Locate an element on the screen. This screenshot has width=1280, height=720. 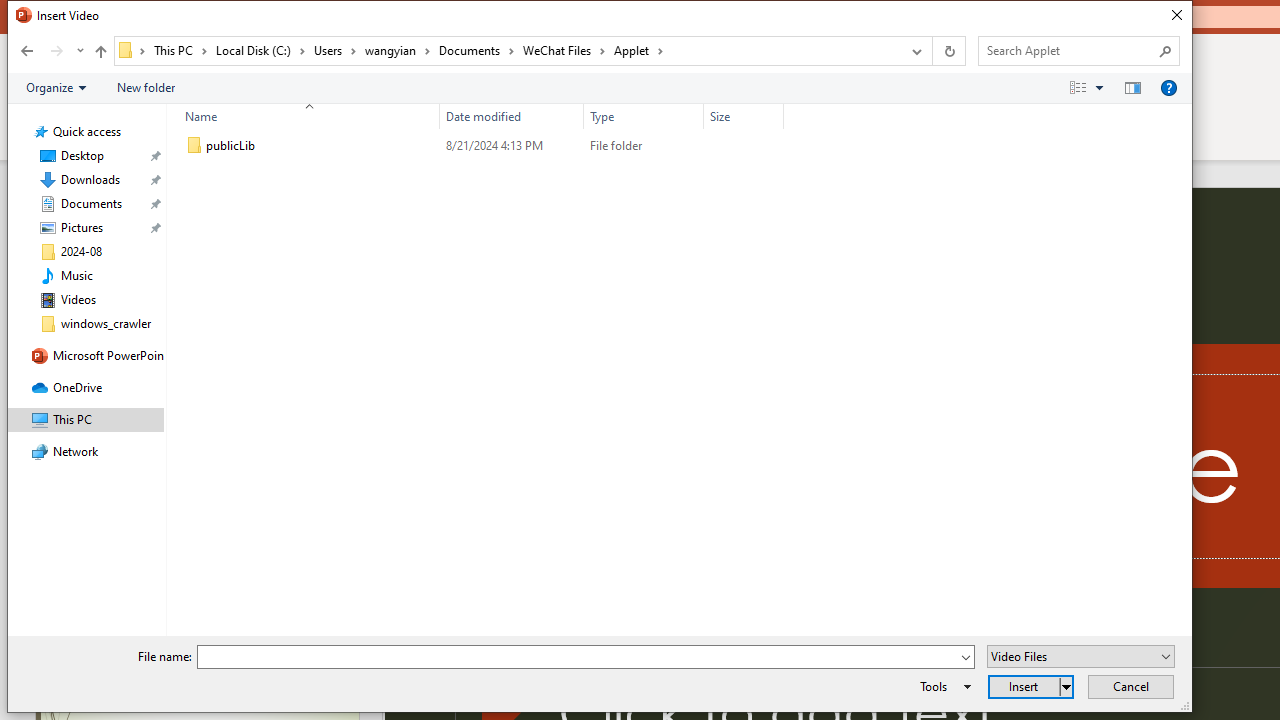
'View Slider' is located at coordinates (1098, 86).